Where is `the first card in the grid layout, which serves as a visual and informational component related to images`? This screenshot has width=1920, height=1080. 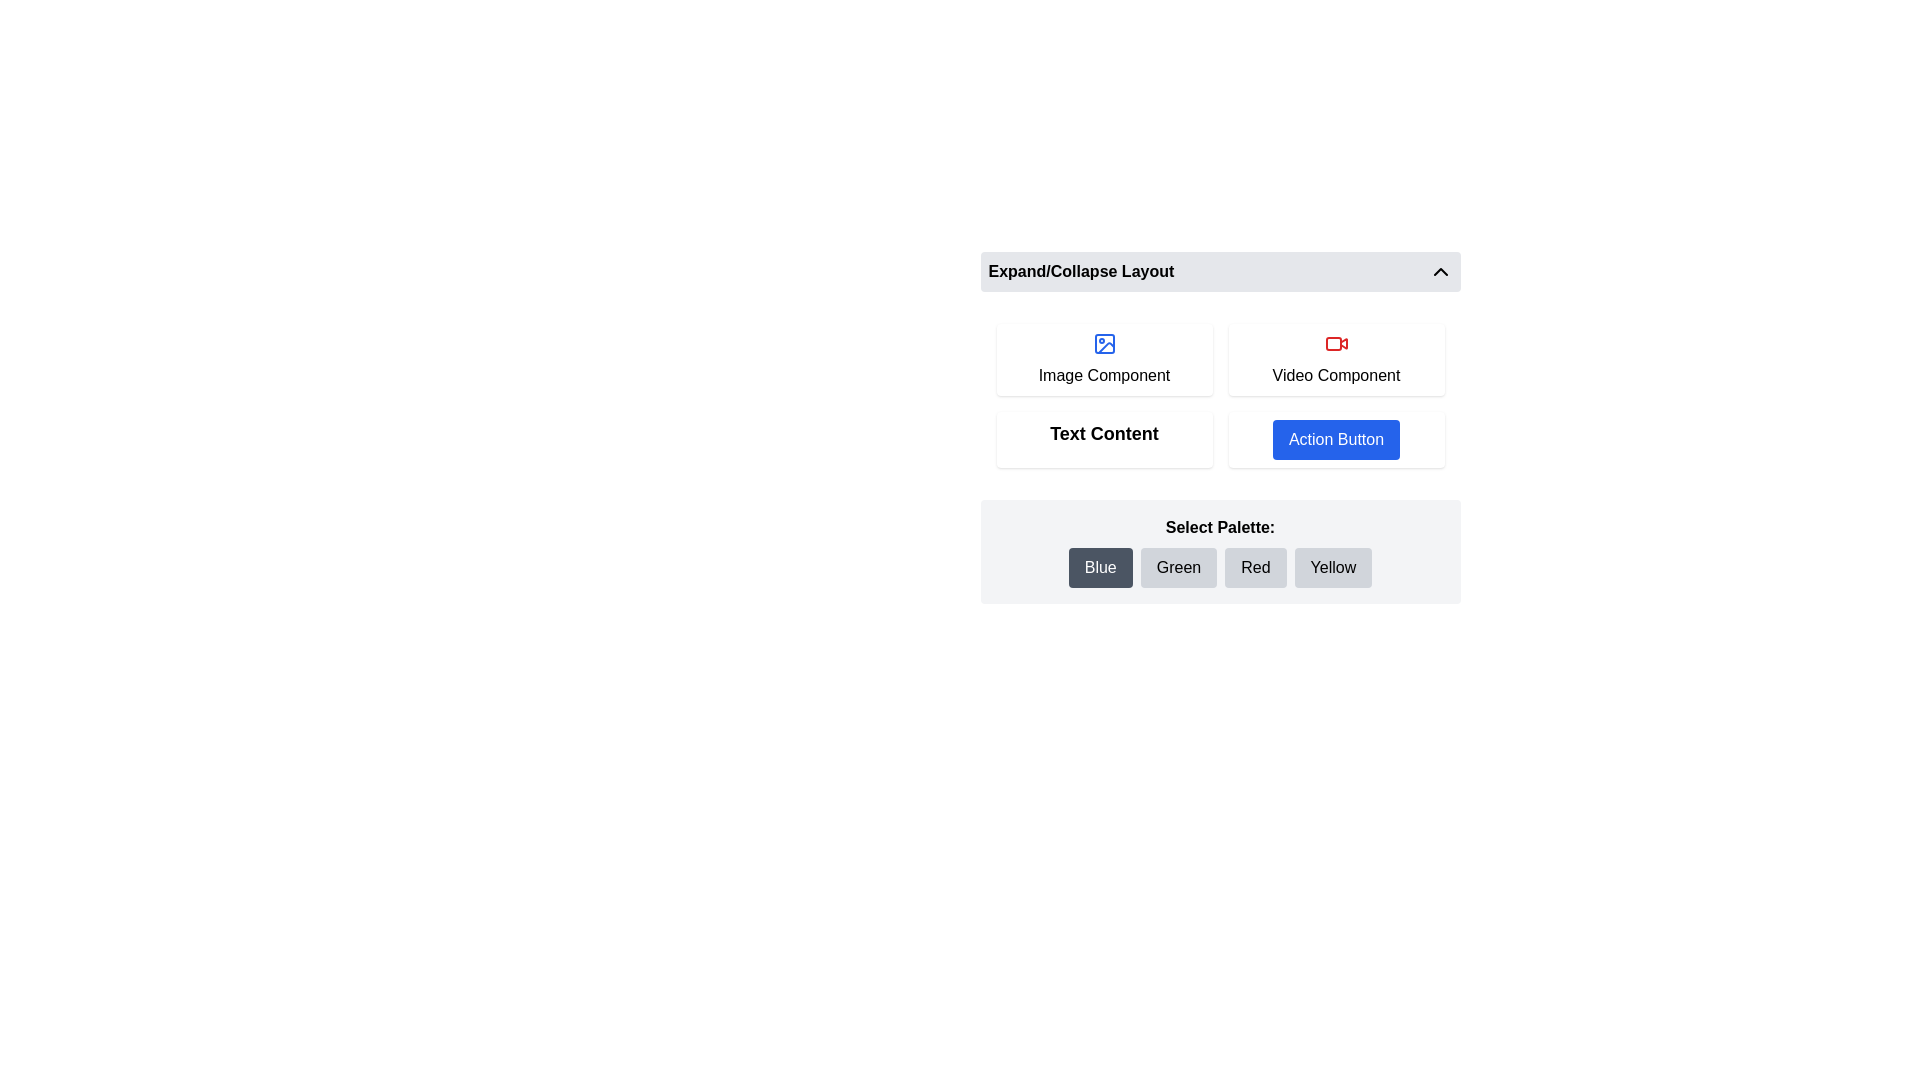
the first card in the grid layout, which serves as a visual and informational component related to images is located at coordinates (1103, 358).